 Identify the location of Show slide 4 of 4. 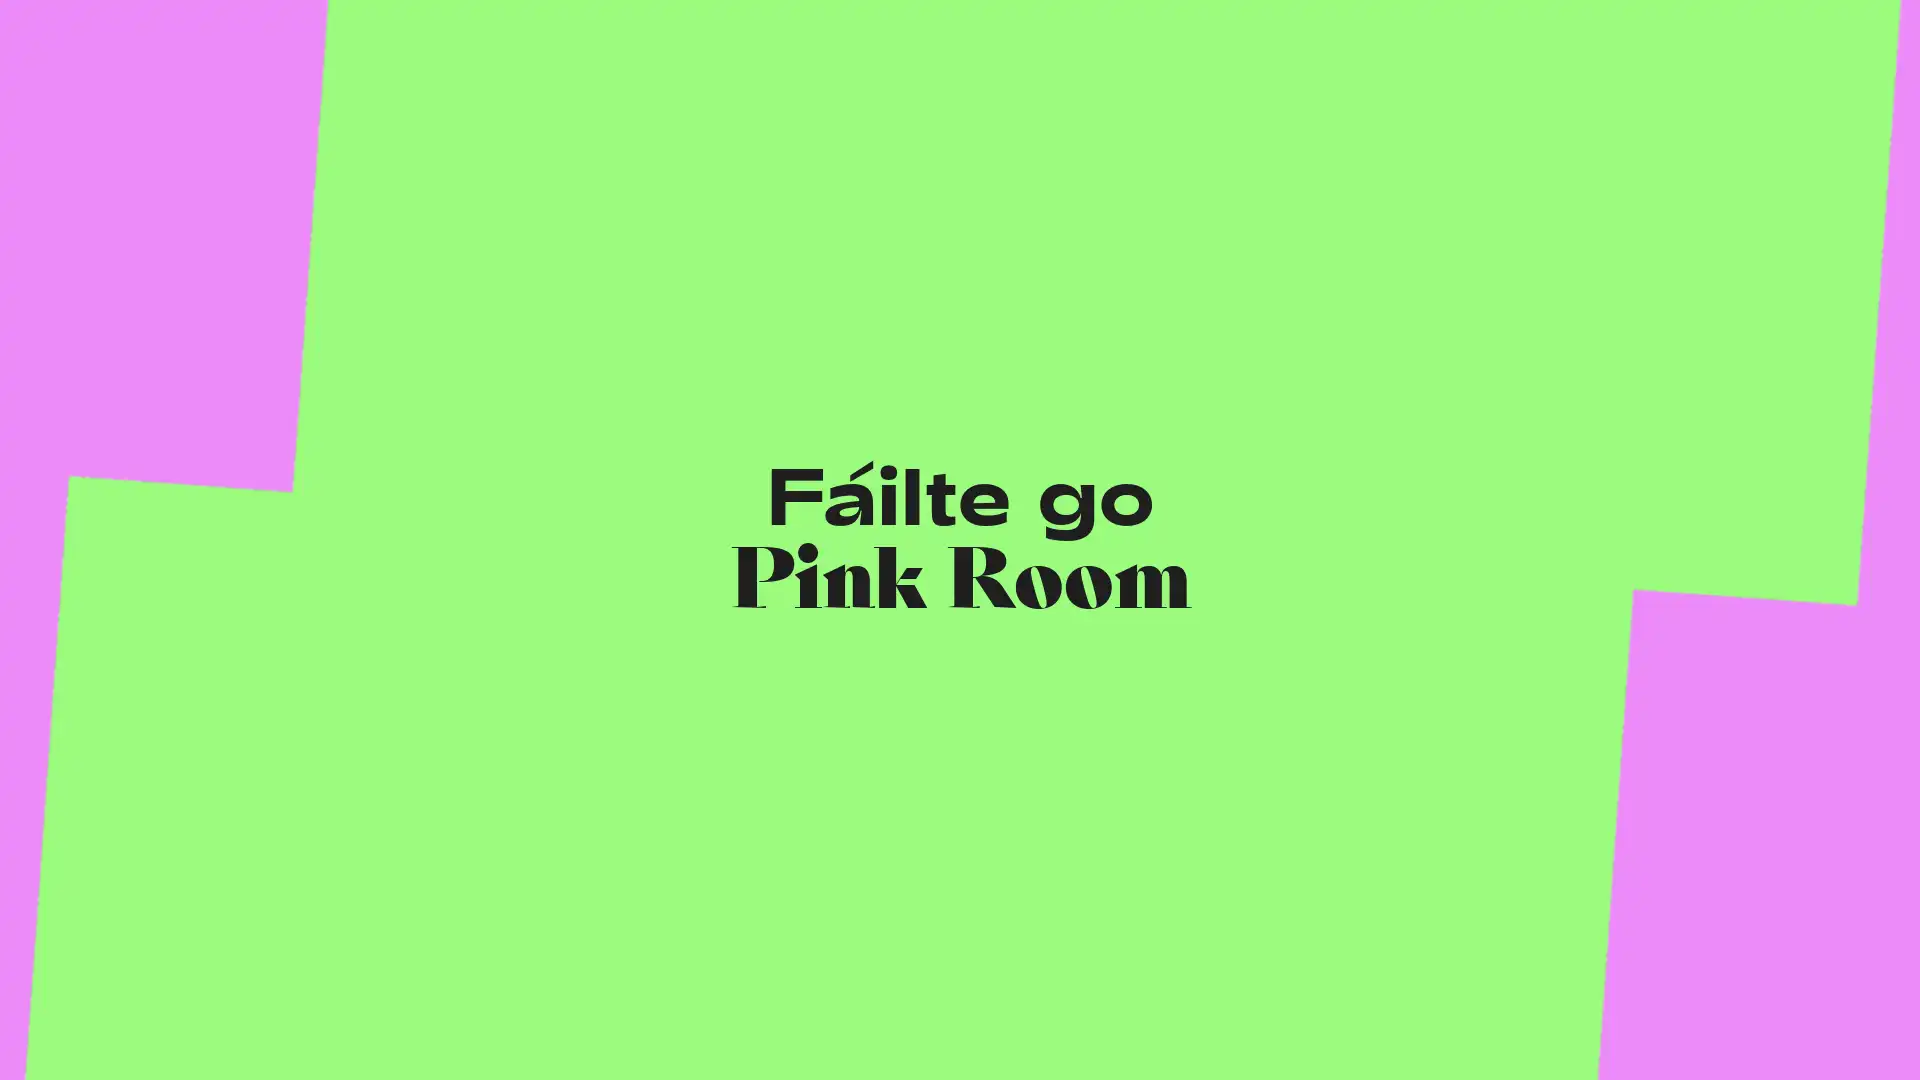
(841, 527).